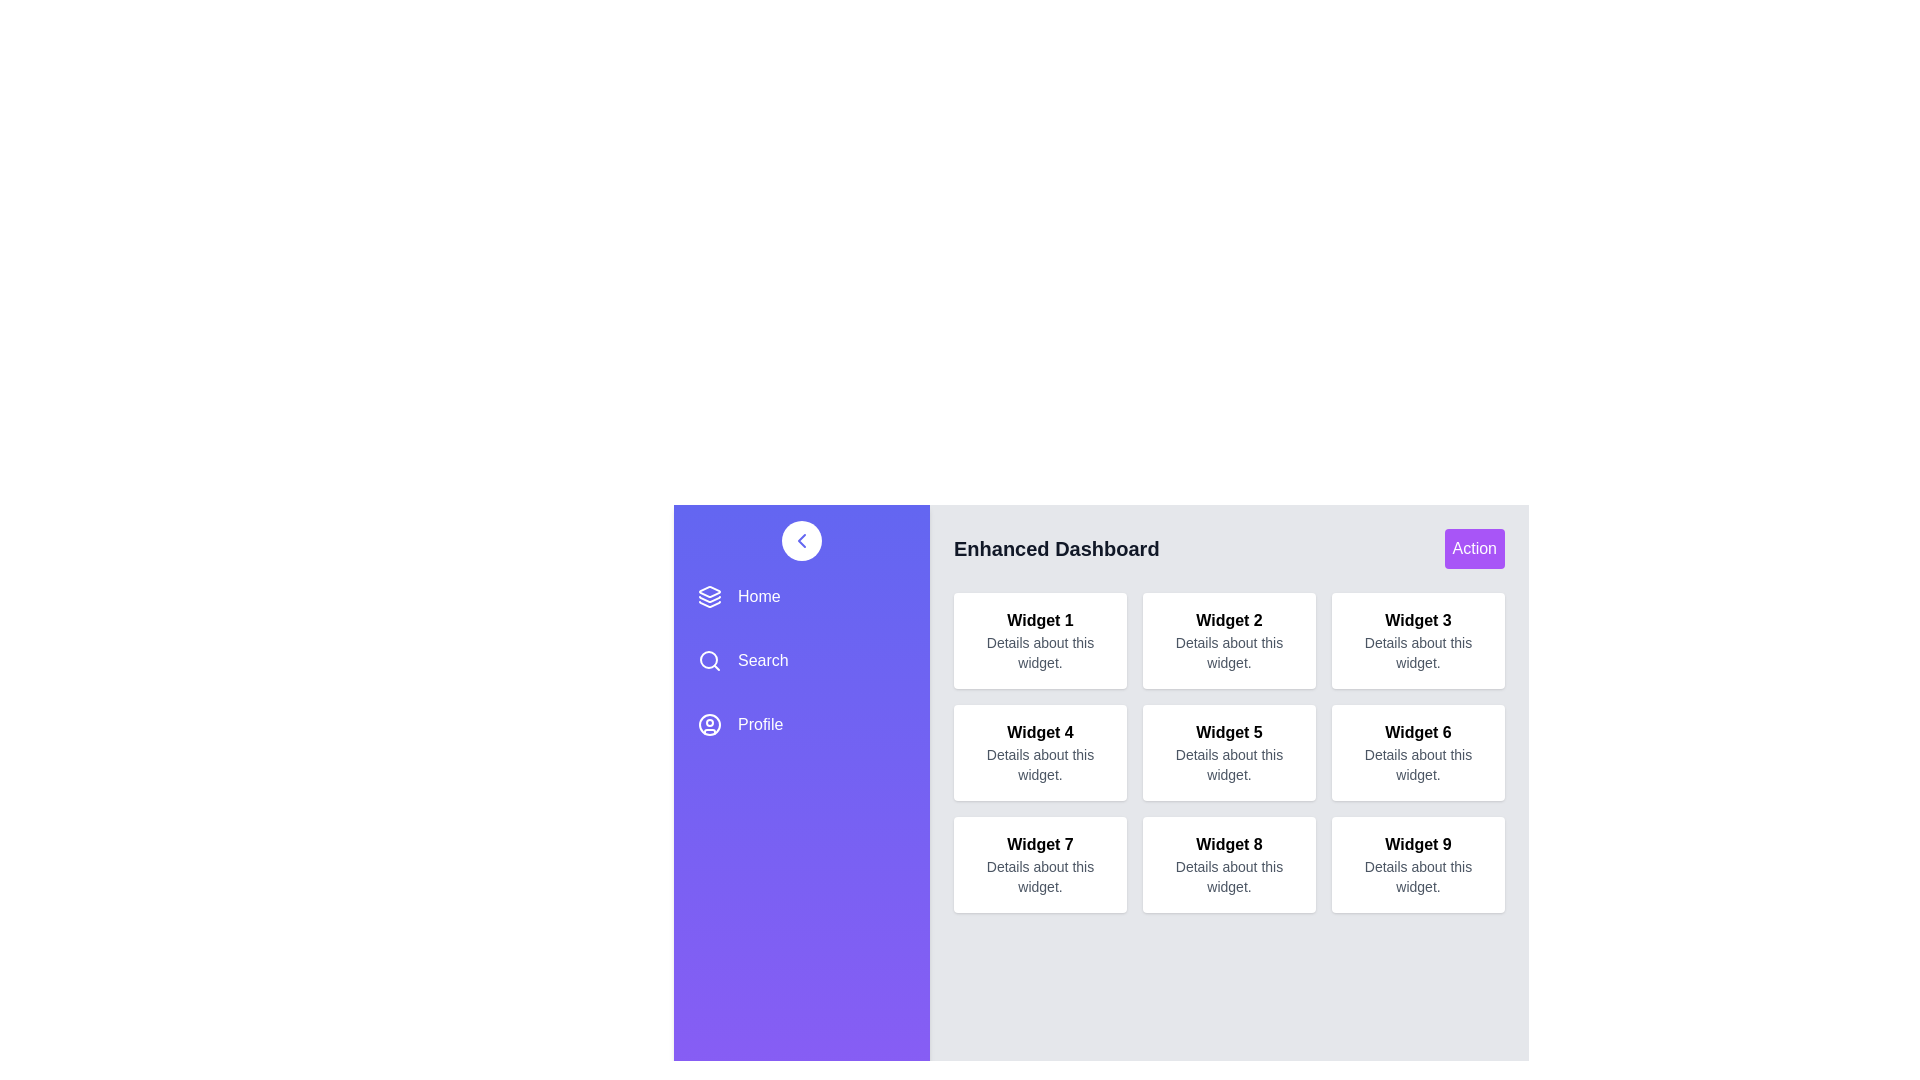 Image resolution: width=1920 pixels, height=1080 pixels. I want to click on the 'Action' button in the header, so click(1474, 548).